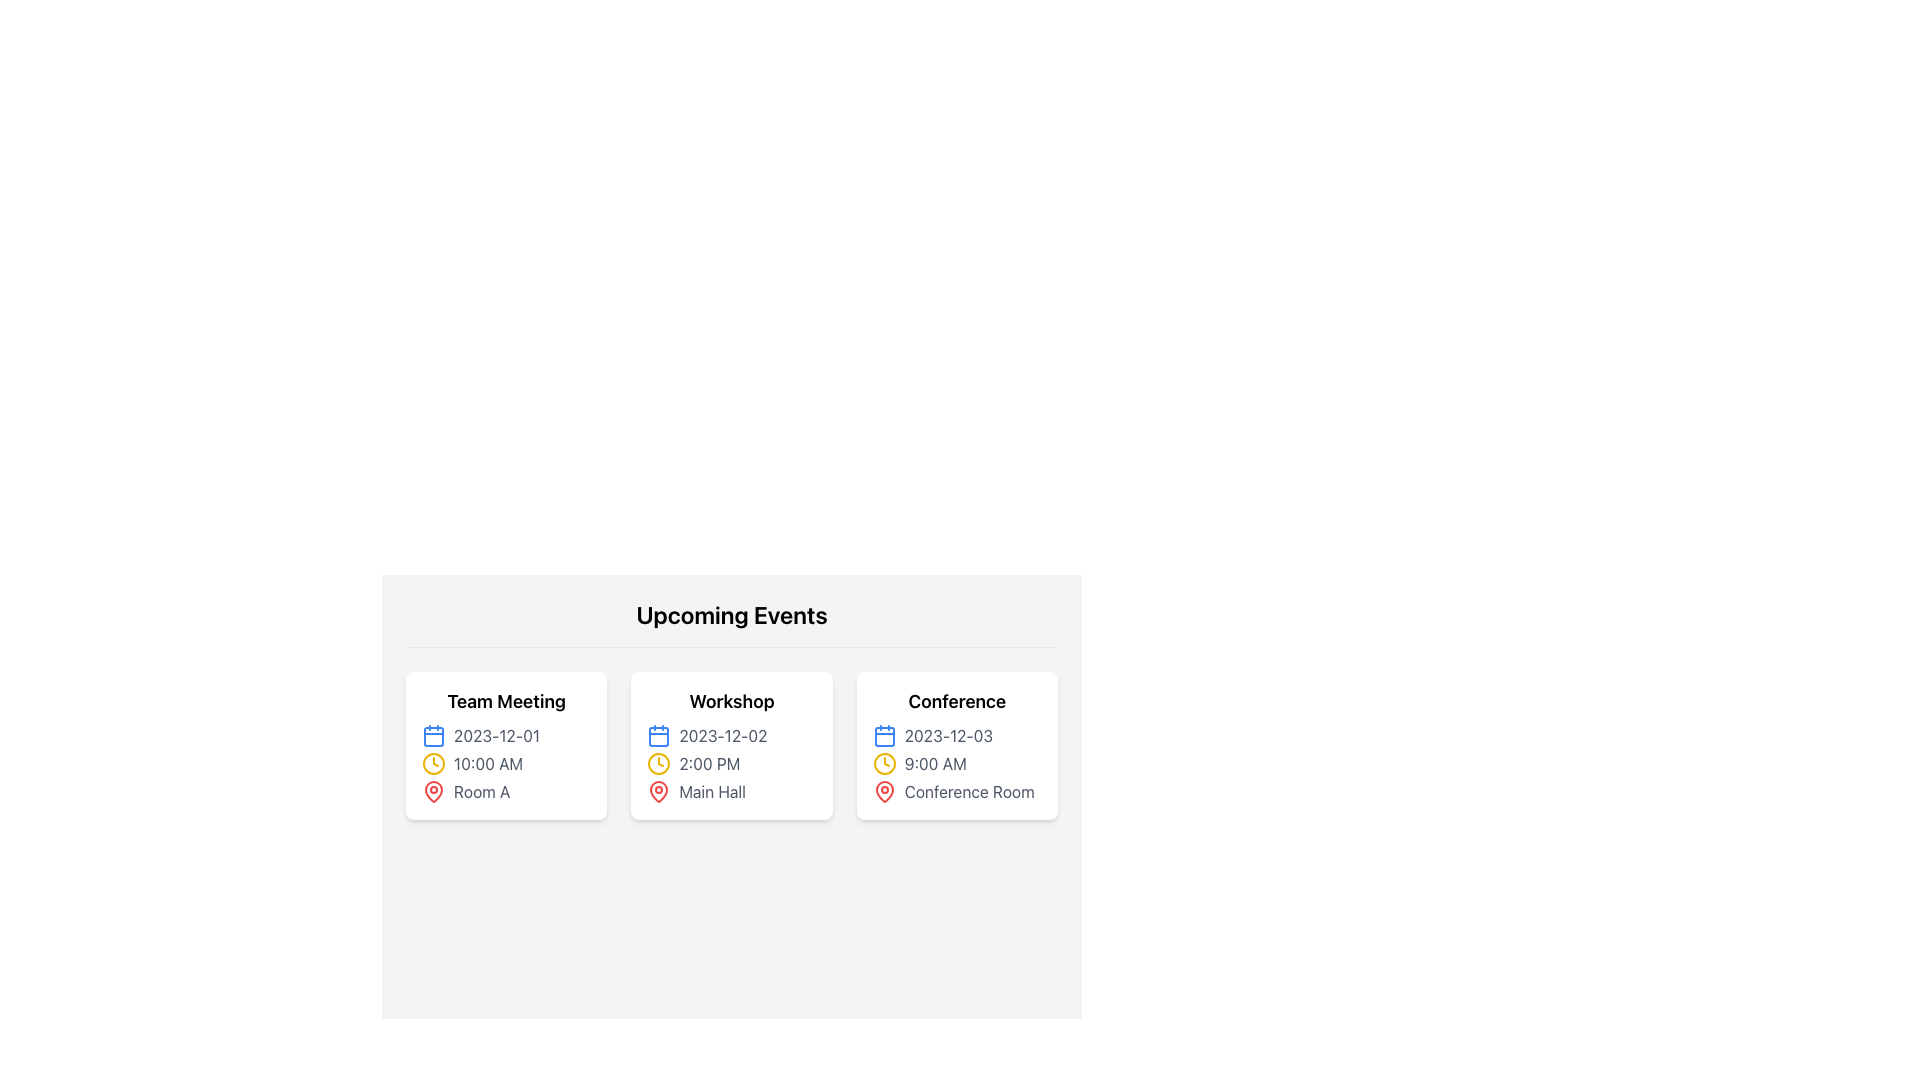 Image resolution: width=1920 pixels, height=1080 pixels. What do you see at coordinates (506, 736) in the screenshot?
I see `the Text Display that shows the date of the associated event, located below 'Team Meeting' and above '10:00 AM' in the first event card` at bounding box center [506, 736].